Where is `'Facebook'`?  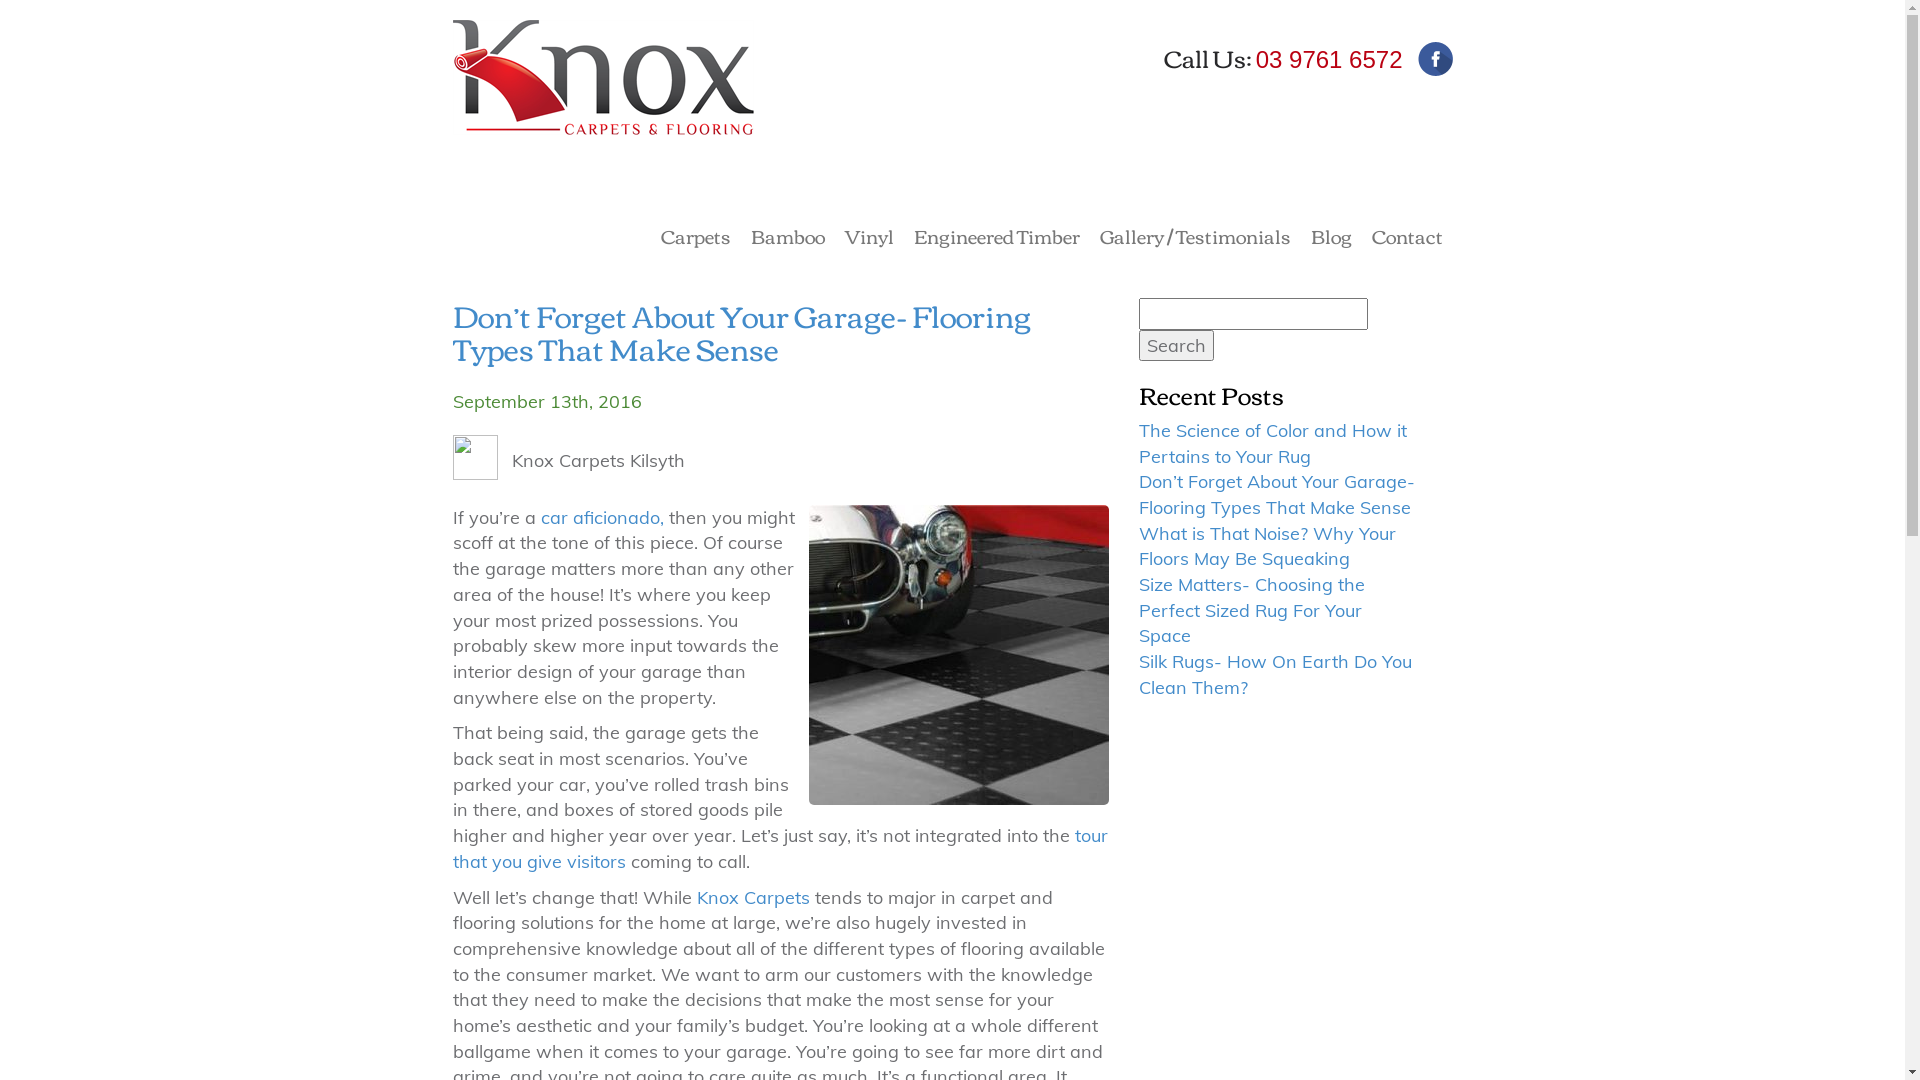 'Facebook' is located at coordinates (1434, 57).